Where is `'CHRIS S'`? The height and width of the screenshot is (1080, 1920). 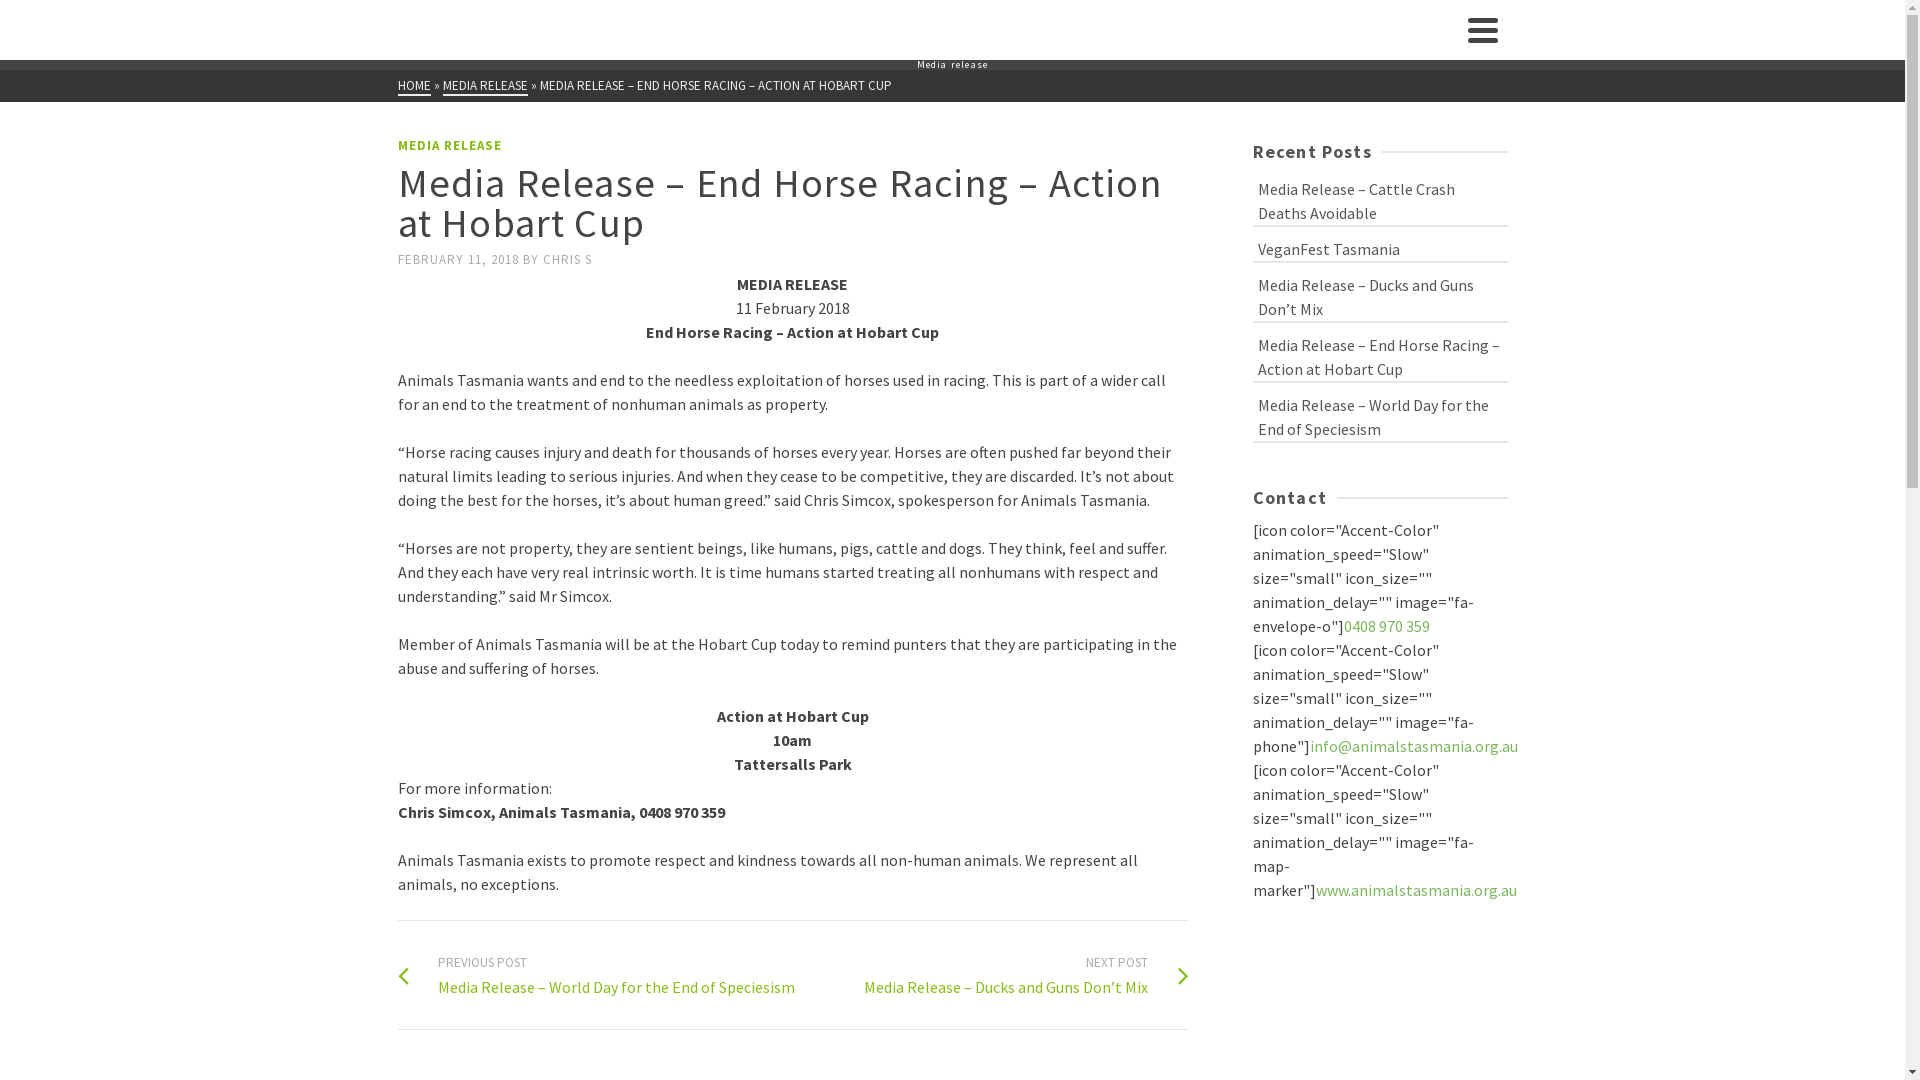 'CHRIS S' is located at coordinates (565, 258).